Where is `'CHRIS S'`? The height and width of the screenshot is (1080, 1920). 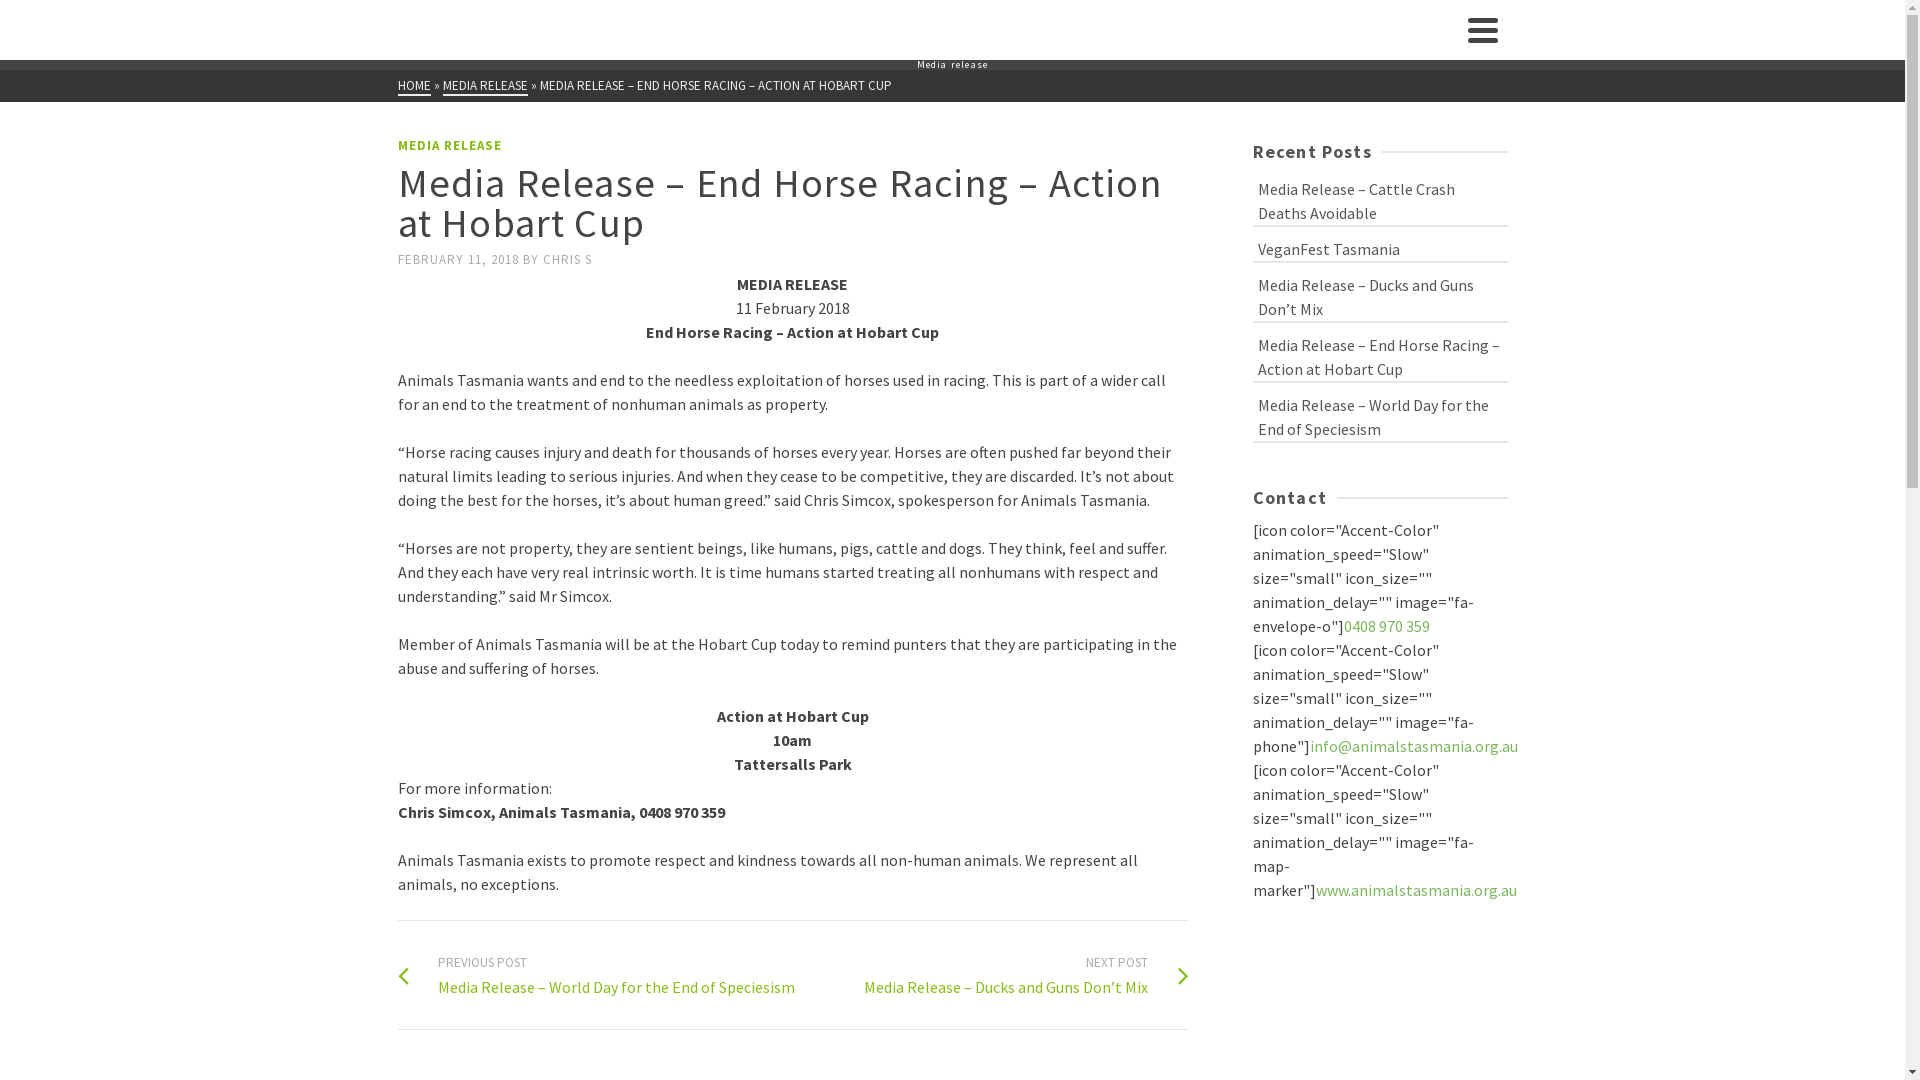 'CHRIS S' is located at coordinates (565, 258).